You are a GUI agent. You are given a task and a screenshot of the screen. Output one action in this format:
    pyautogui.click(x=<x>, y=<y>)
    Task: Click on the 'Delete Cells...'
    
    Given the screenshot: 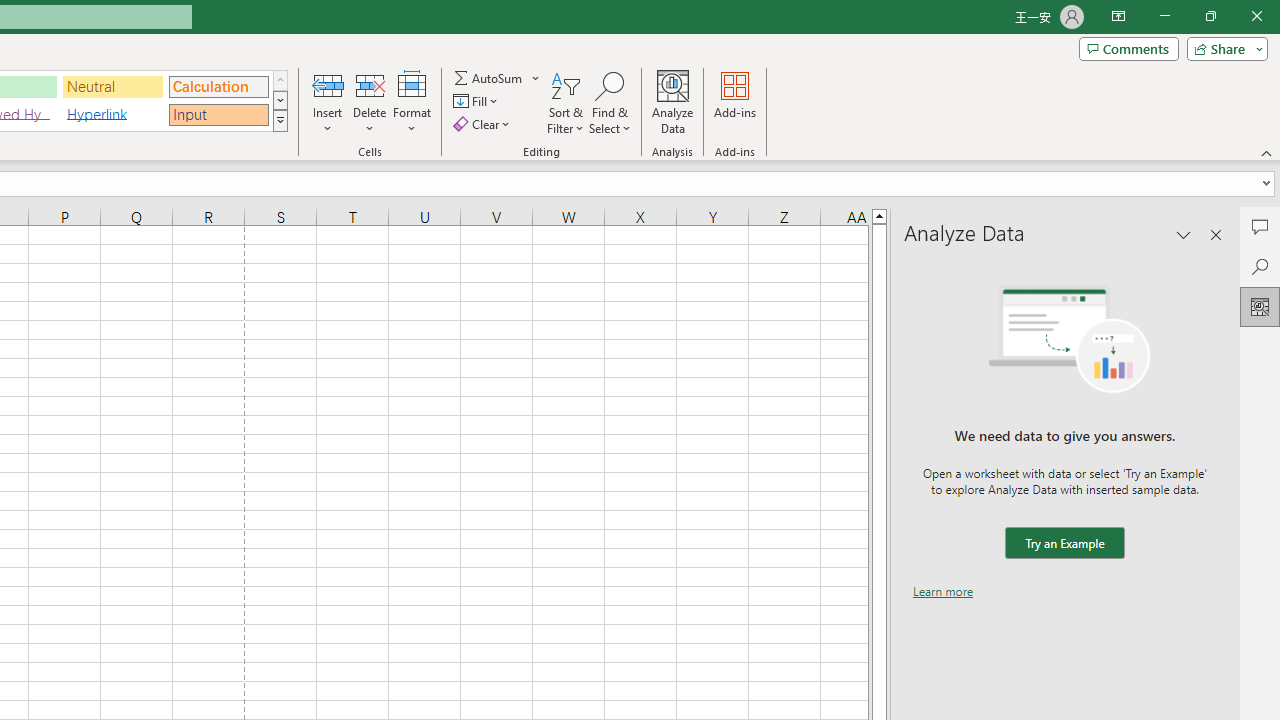 What is the action you would take?
    pyautogui.click(x=369, y=84)
    